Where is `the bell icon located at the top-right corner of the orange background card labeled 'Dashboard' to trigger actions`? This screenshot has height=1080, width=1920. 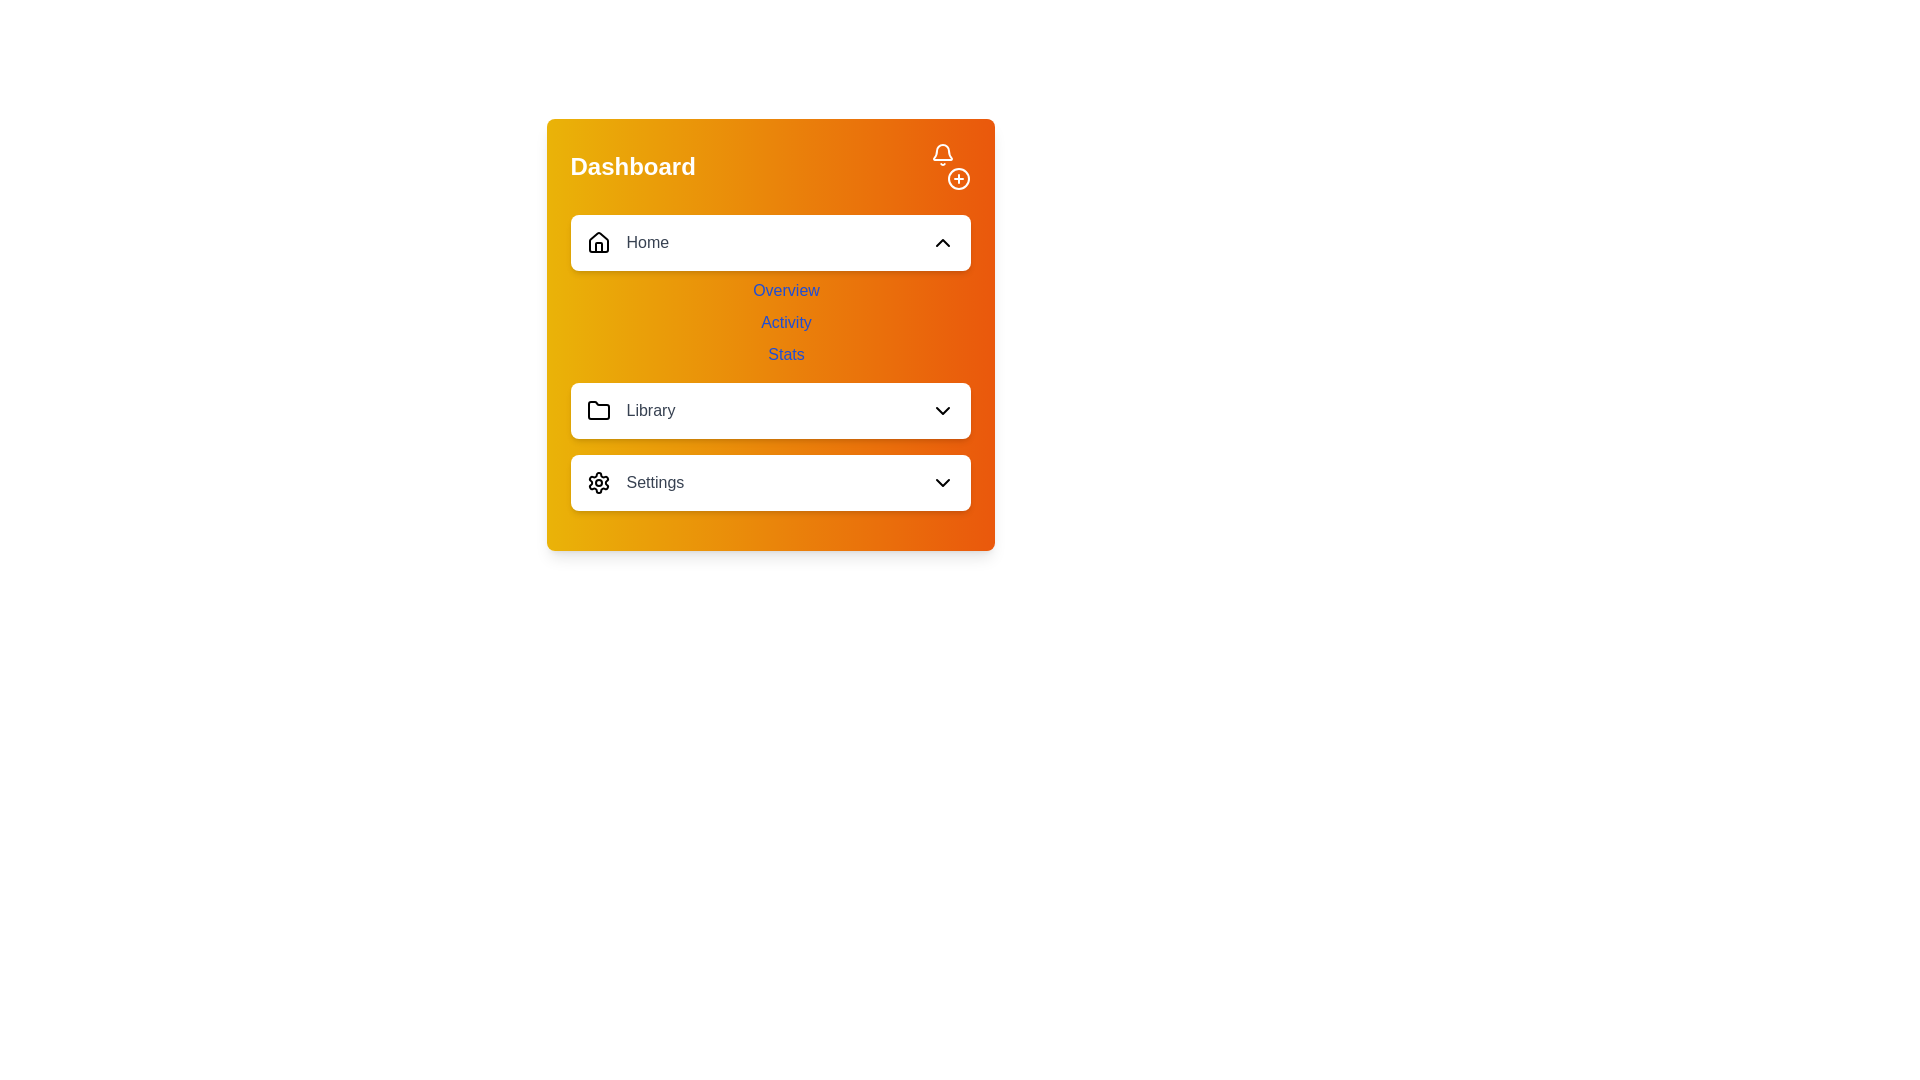
the bell icon located at the top-right corner of the orange background card labeled 'Dashboard' to trigger actions is located at coordinates (940, 150).